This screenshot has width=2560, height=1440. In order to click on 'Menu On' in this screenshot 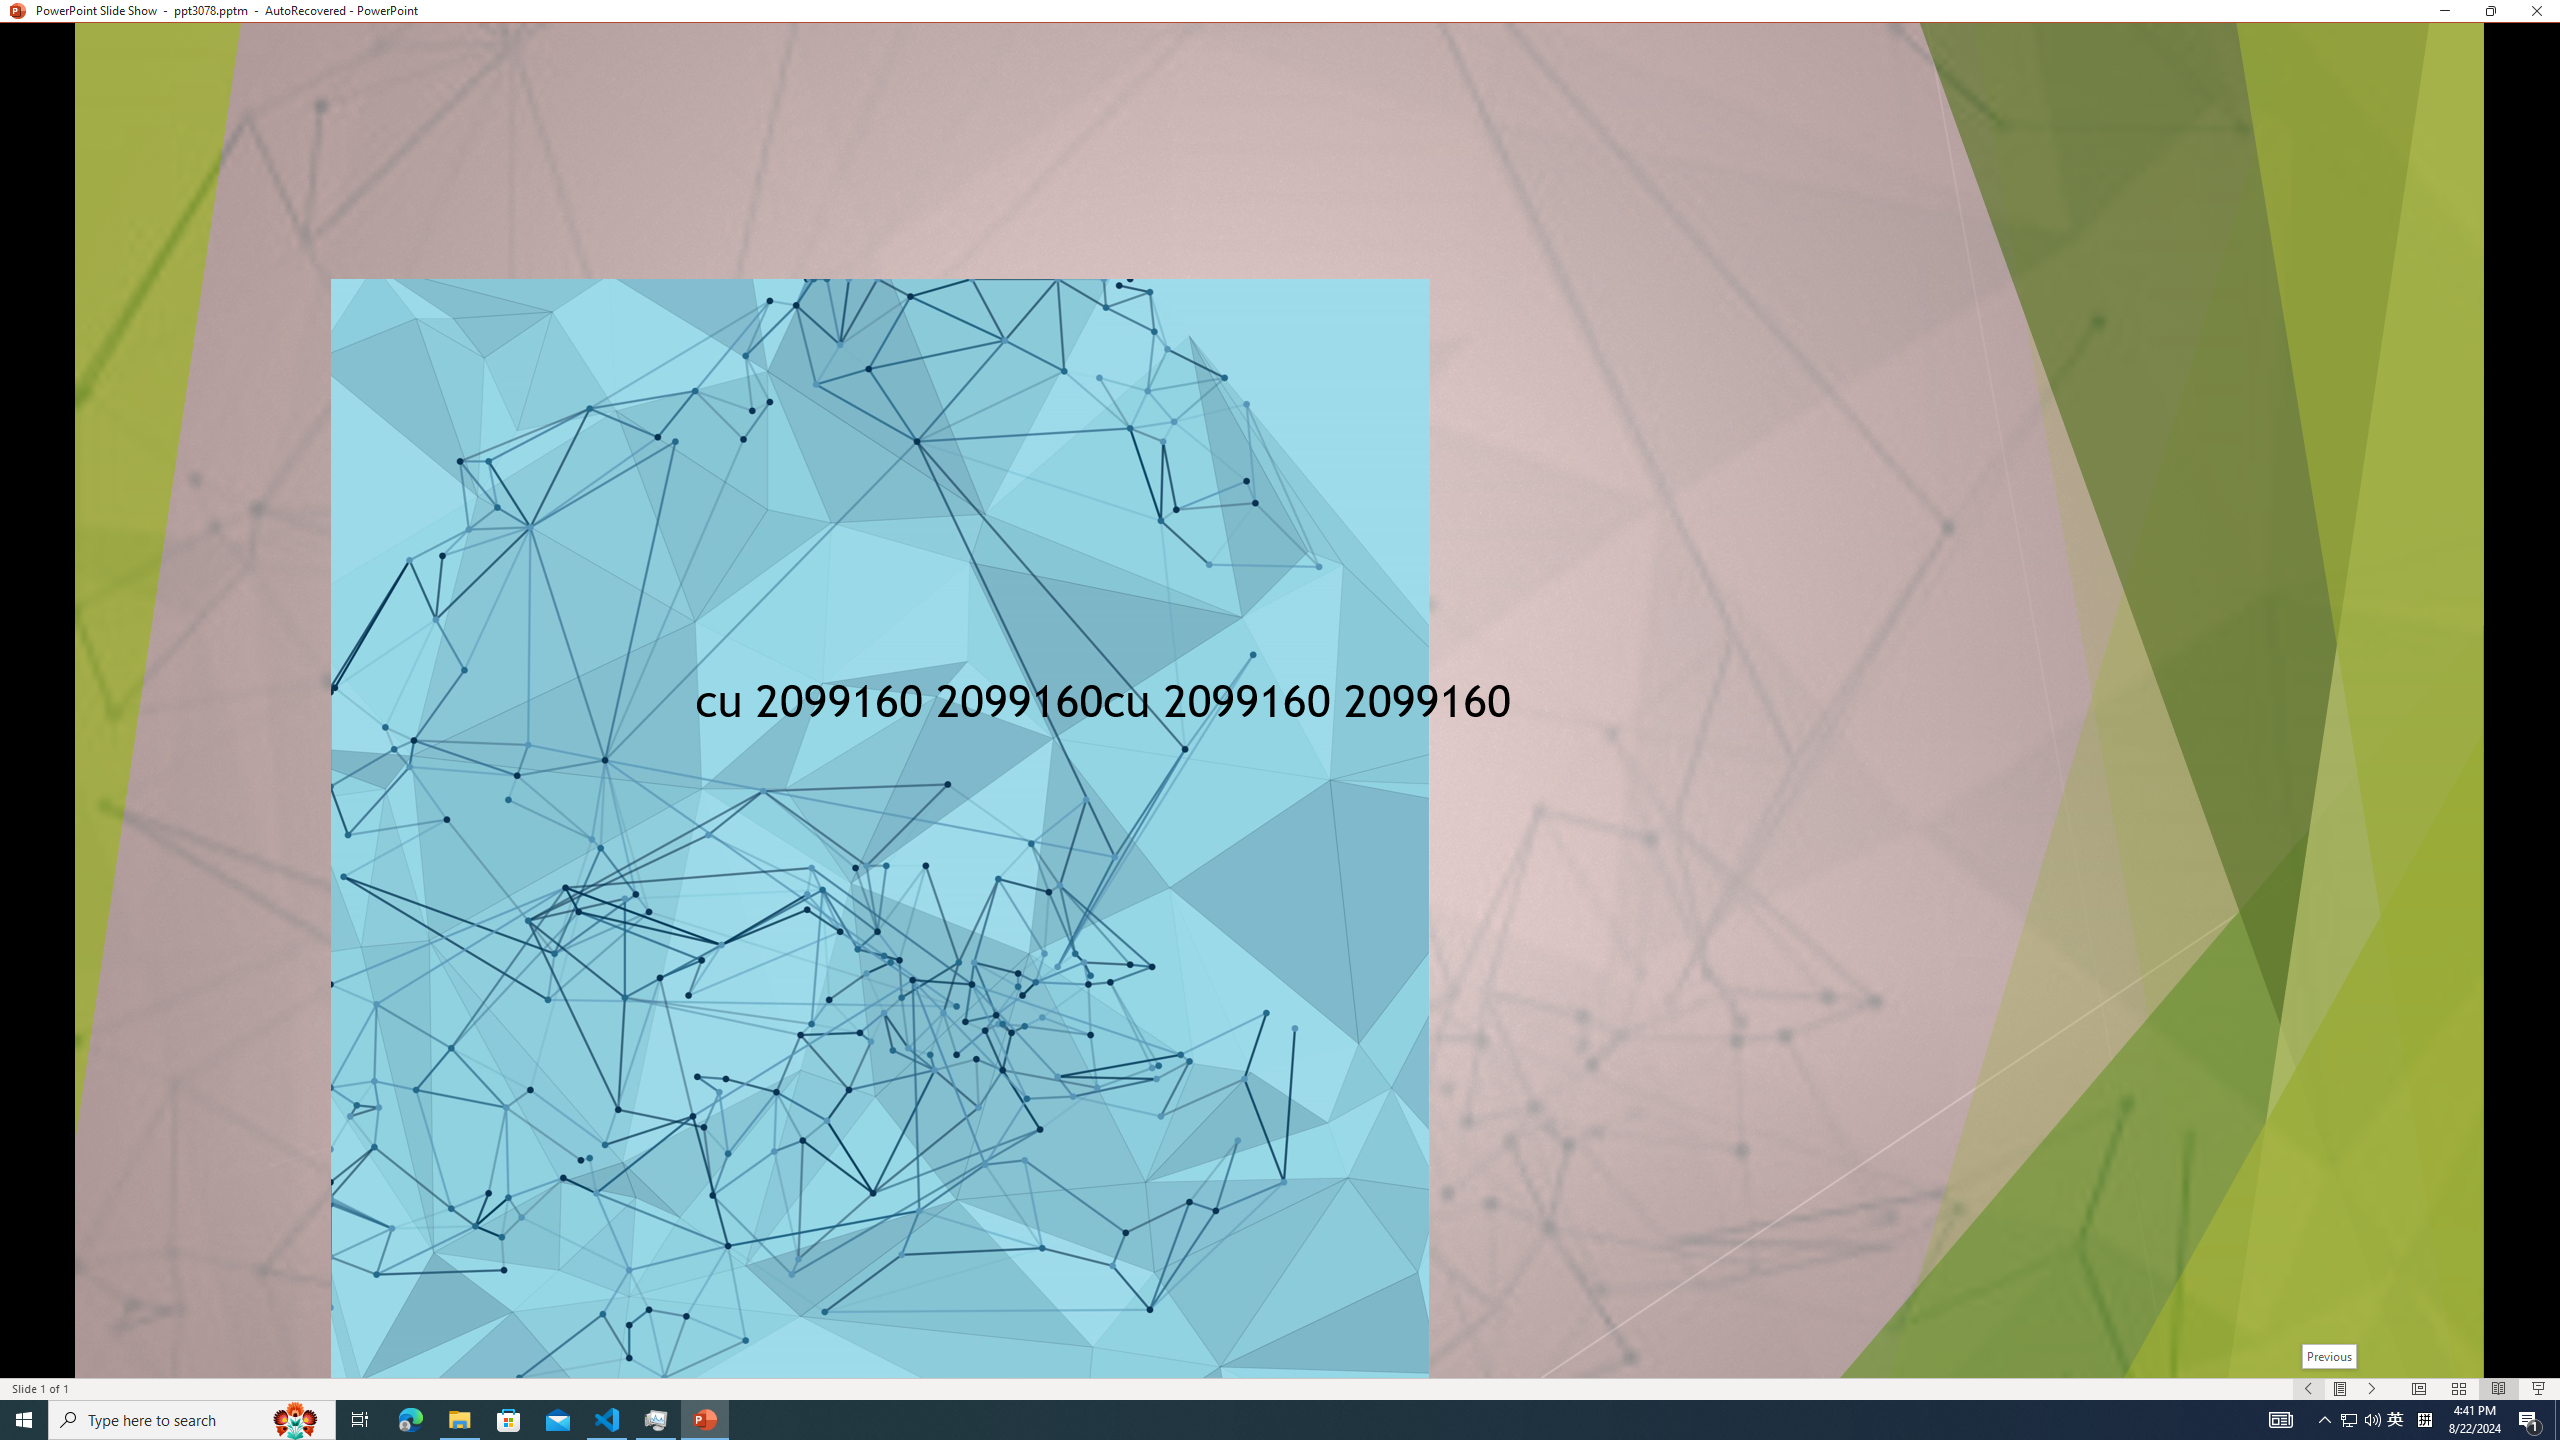, I will do `click(2340, 1389)`.